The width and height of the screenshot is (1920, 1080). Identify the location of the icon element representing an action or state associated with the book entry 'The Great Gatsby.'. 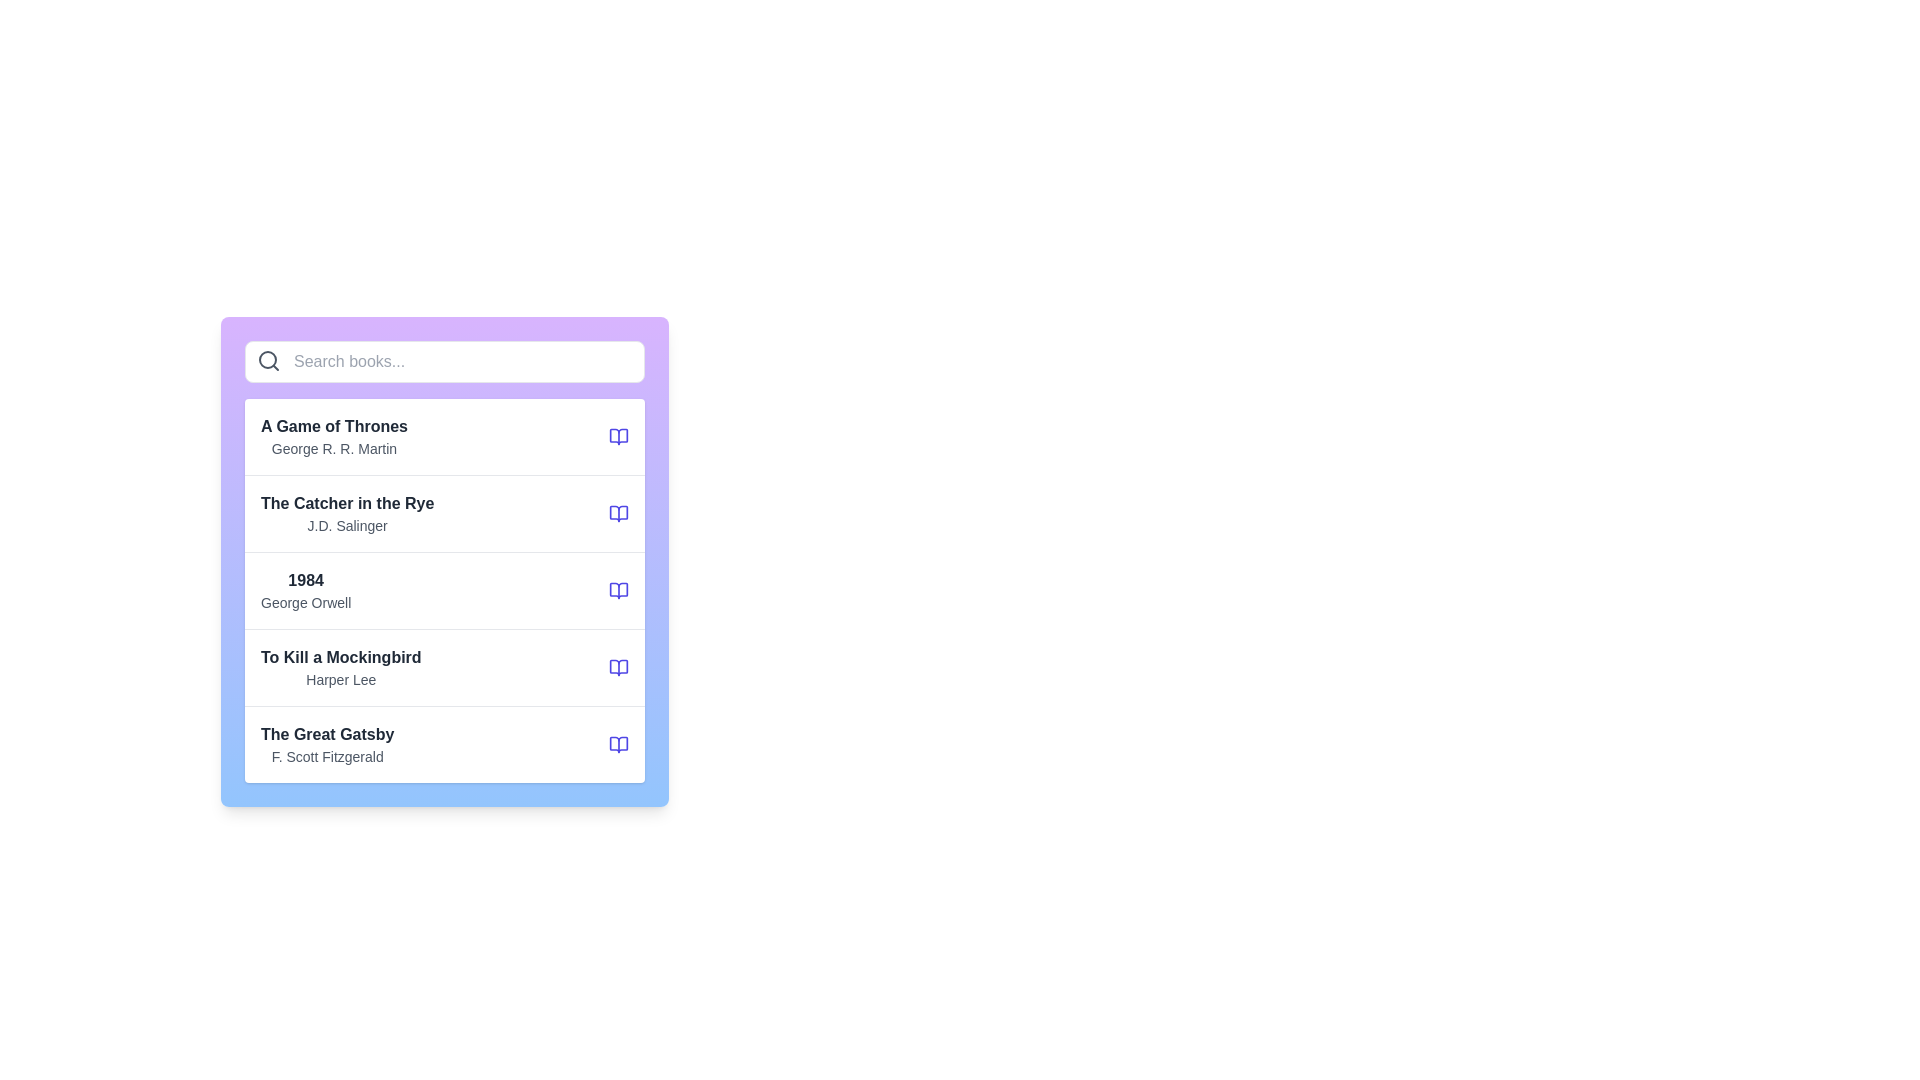
(618, 744).